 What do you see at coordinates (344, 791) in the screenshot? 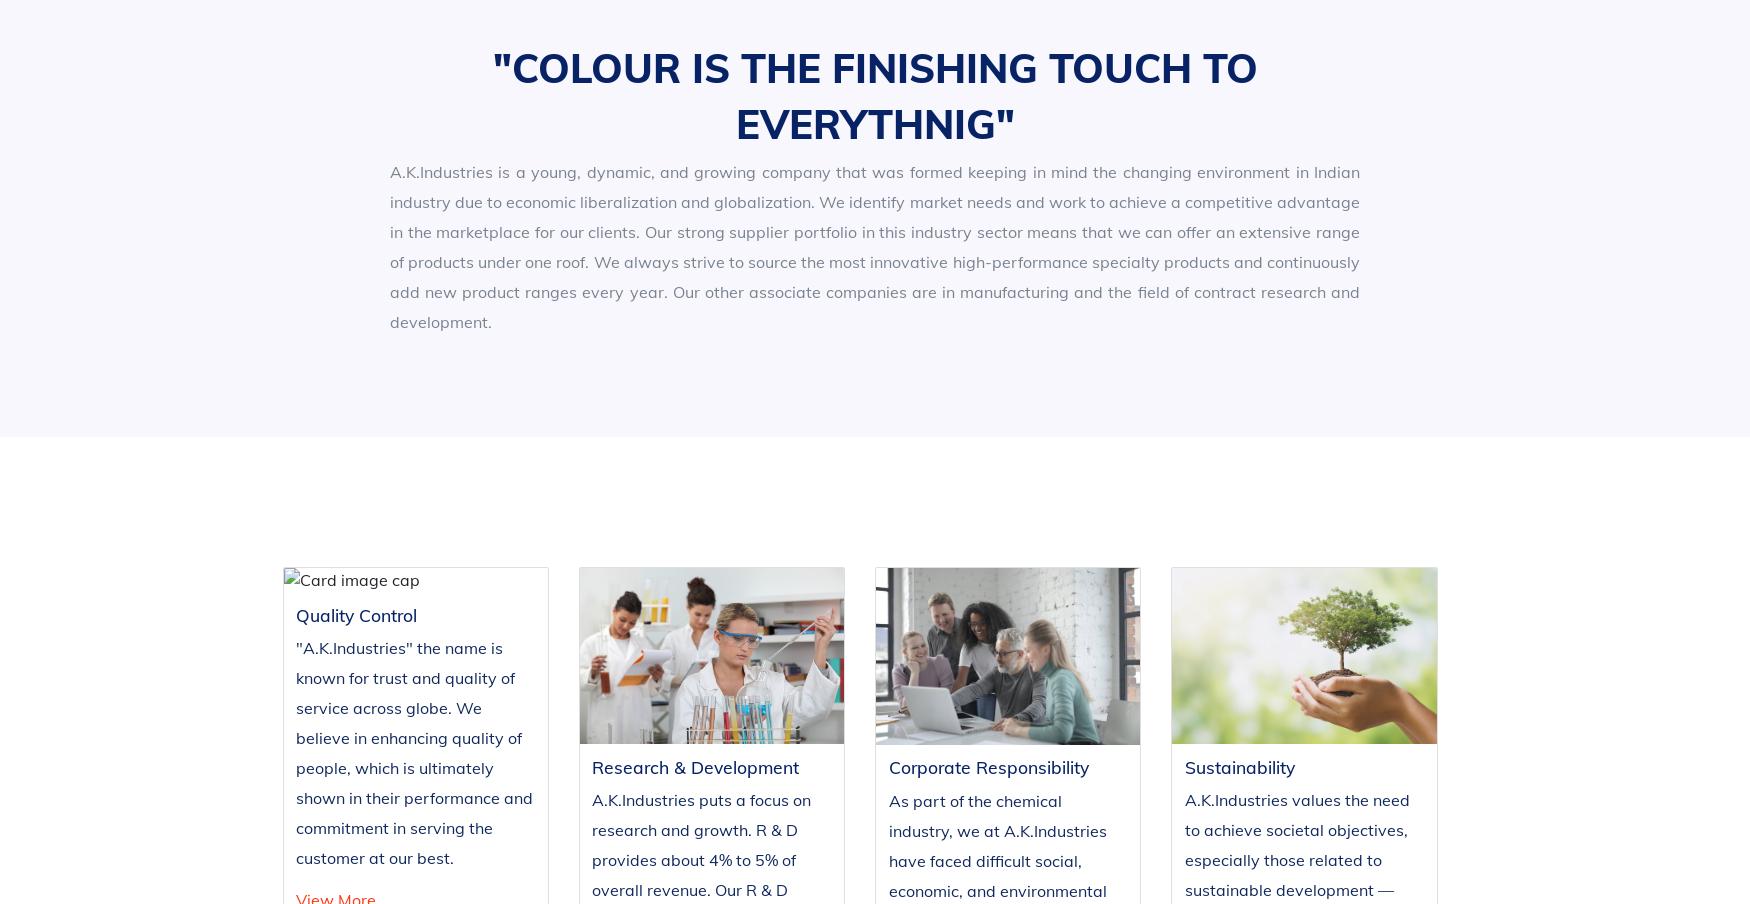
I see `'Quality Control'` at bounding box center [344, 791].